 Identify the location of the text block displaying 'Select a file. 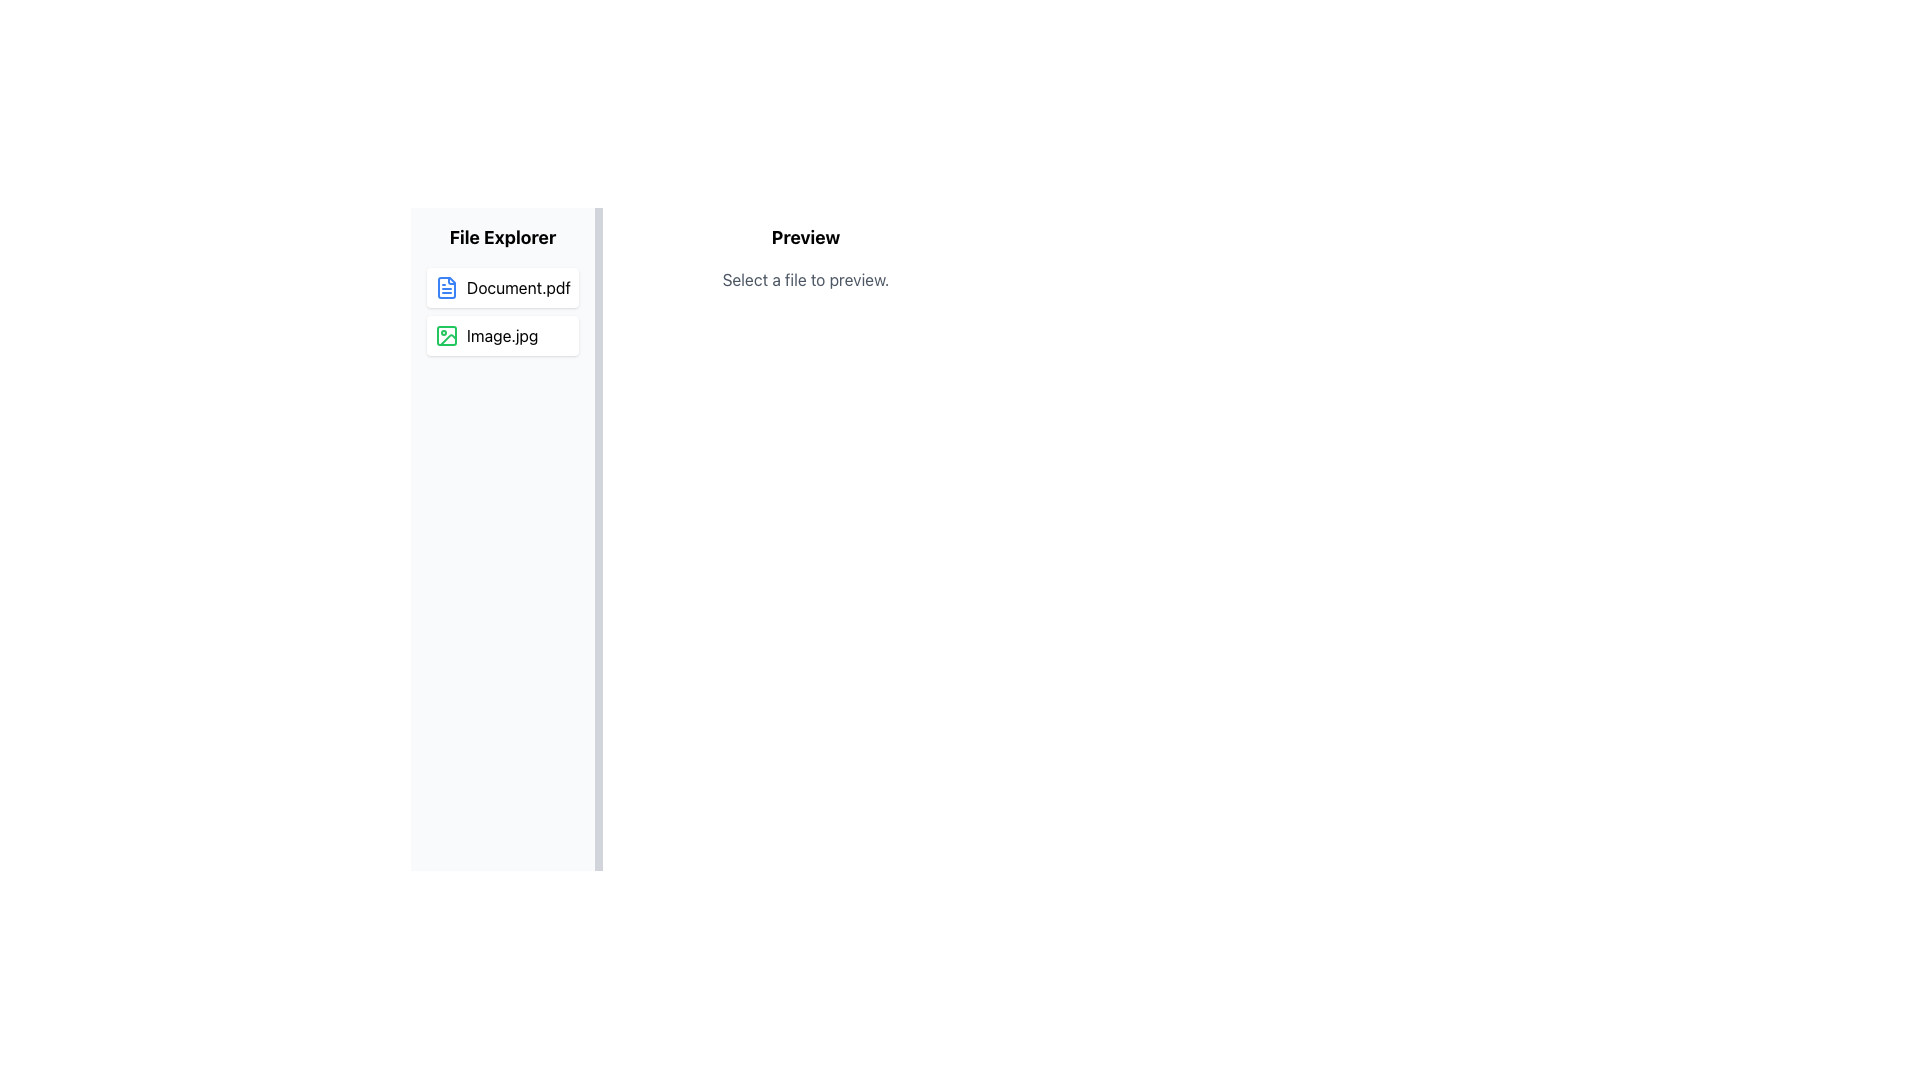
(806, 280).